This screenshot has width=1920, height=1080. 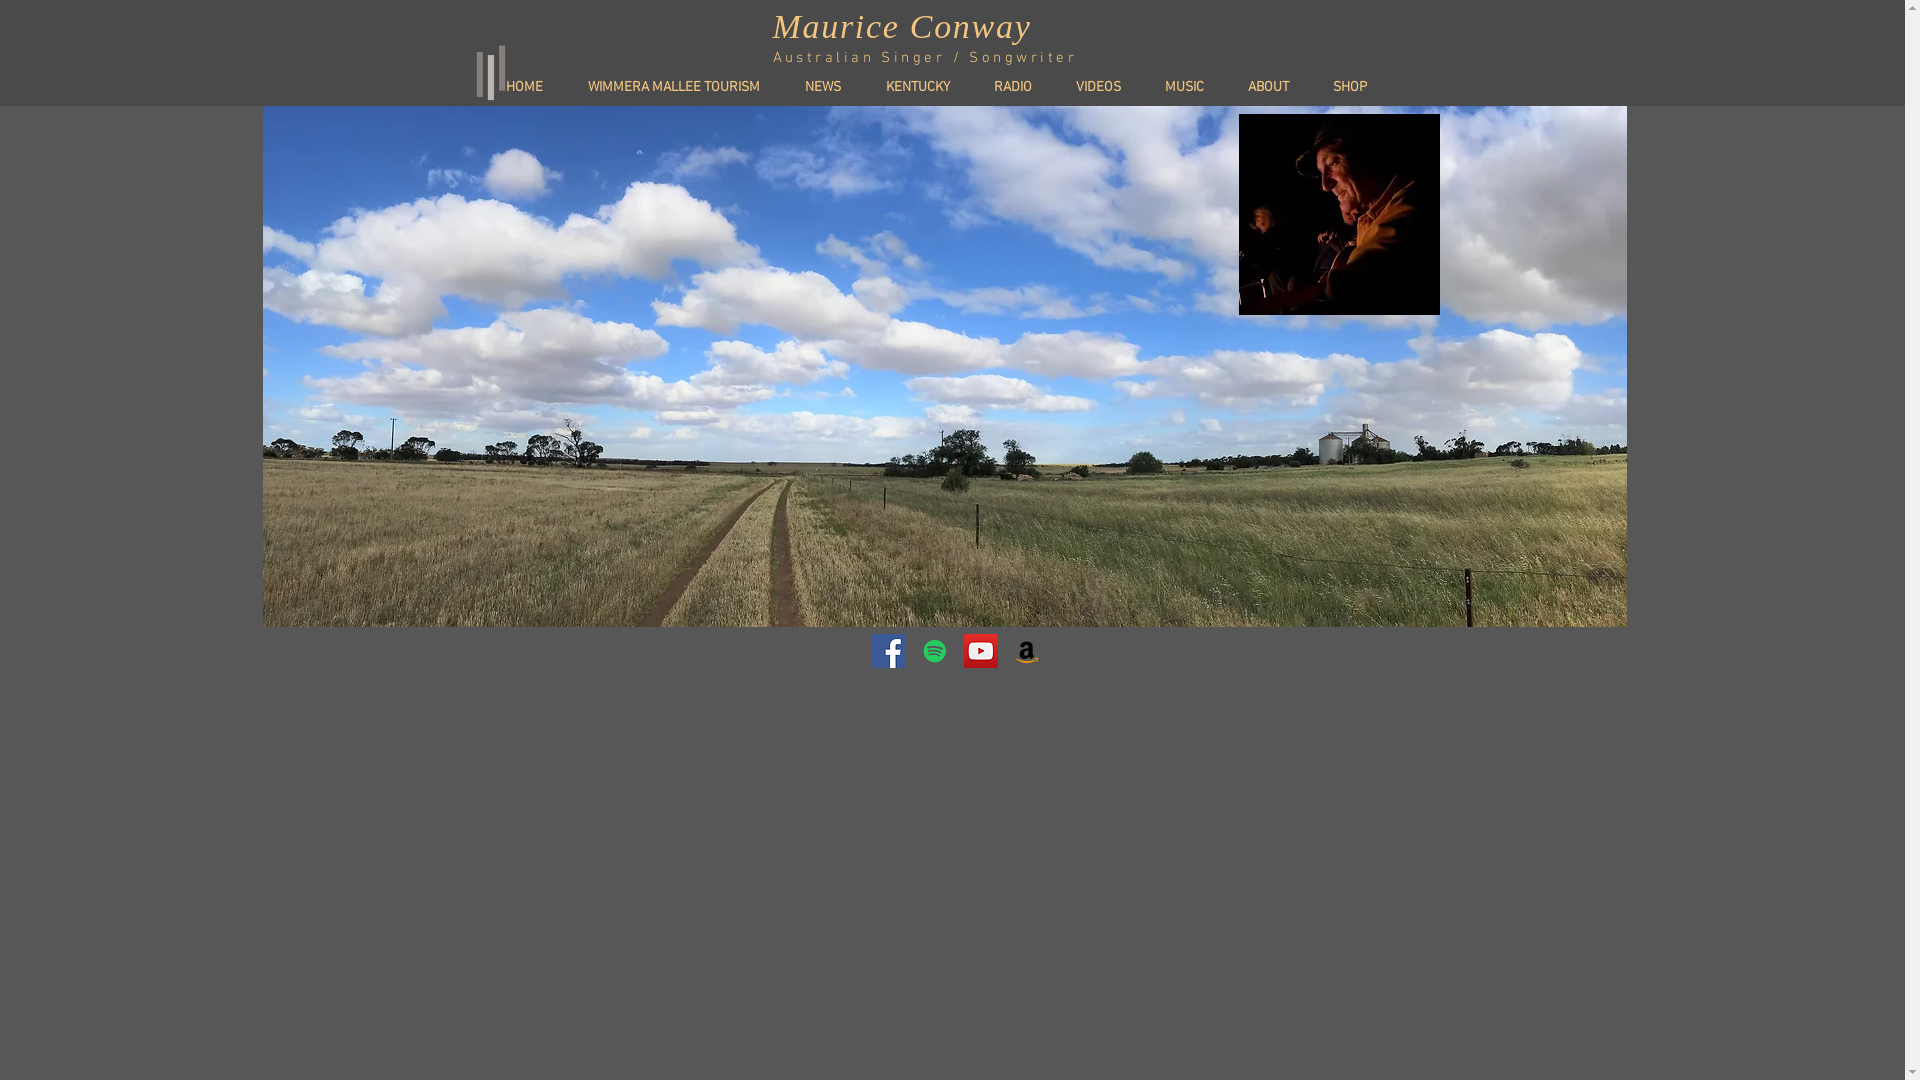 What do you see at coordinates (1358, 87) in the screenshot?
I see `'SHOP'` at bounding box center [1358, 87].